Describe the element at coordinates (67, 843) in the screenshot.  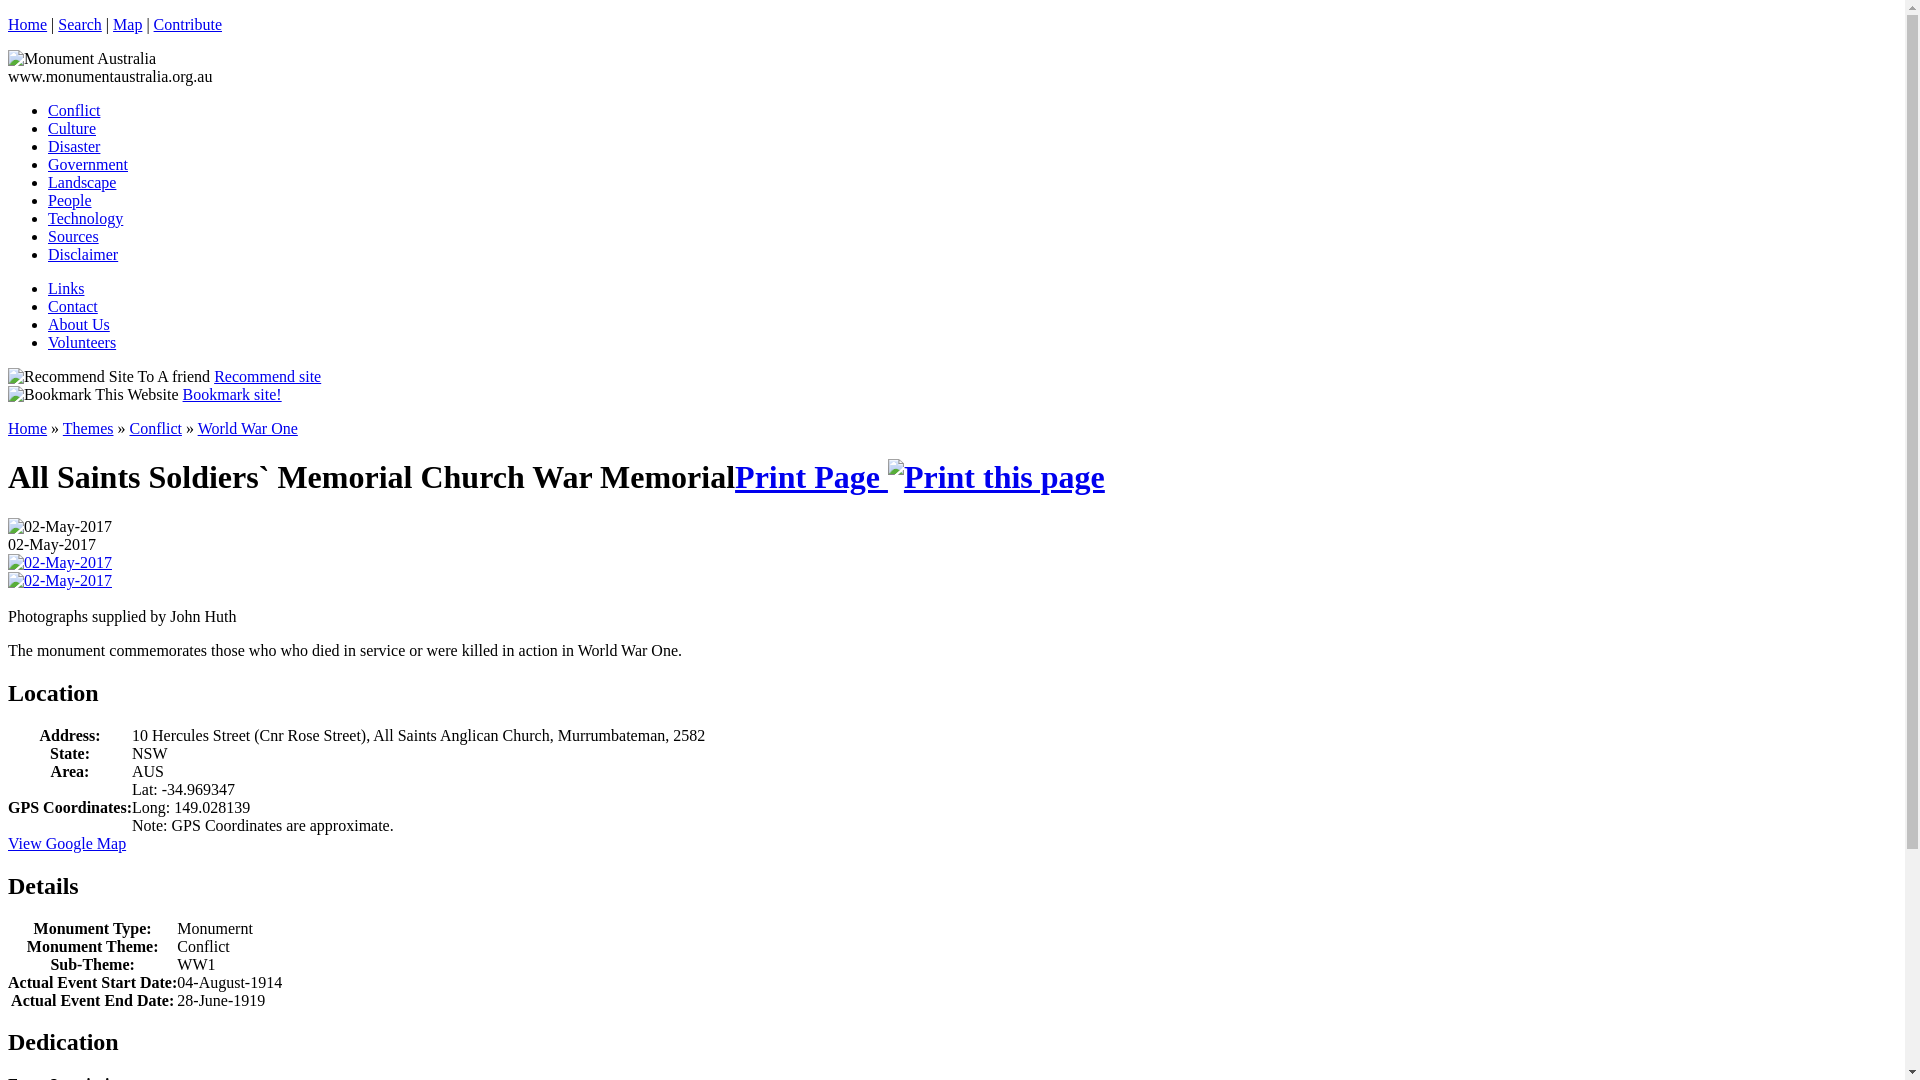
I see `'View Google Map'` at that location.